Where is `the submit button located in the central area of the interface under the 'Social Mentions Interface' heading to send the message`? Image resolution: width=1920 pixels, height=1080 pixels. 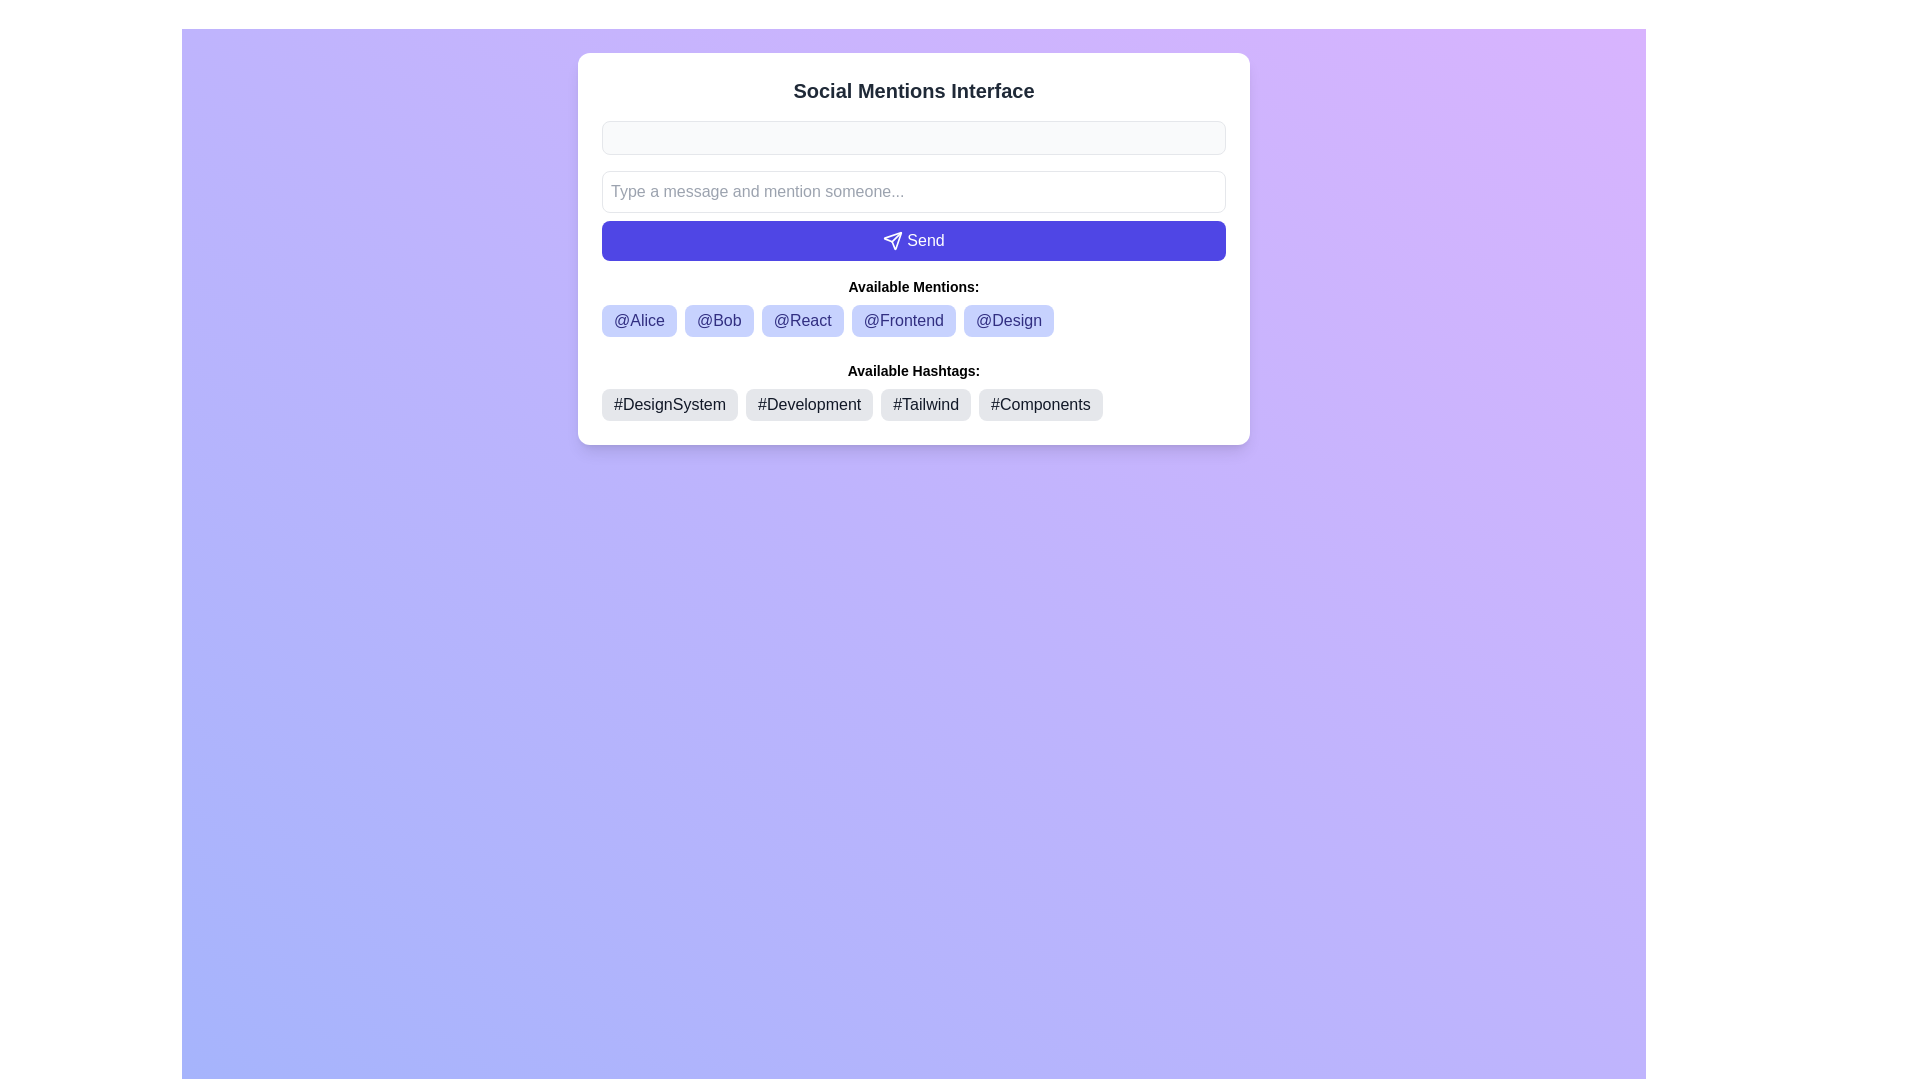 the submit button located in the central area of the interface under the 'Social Mentions Interface' heading to send the message is located at coordinates (912, 216).